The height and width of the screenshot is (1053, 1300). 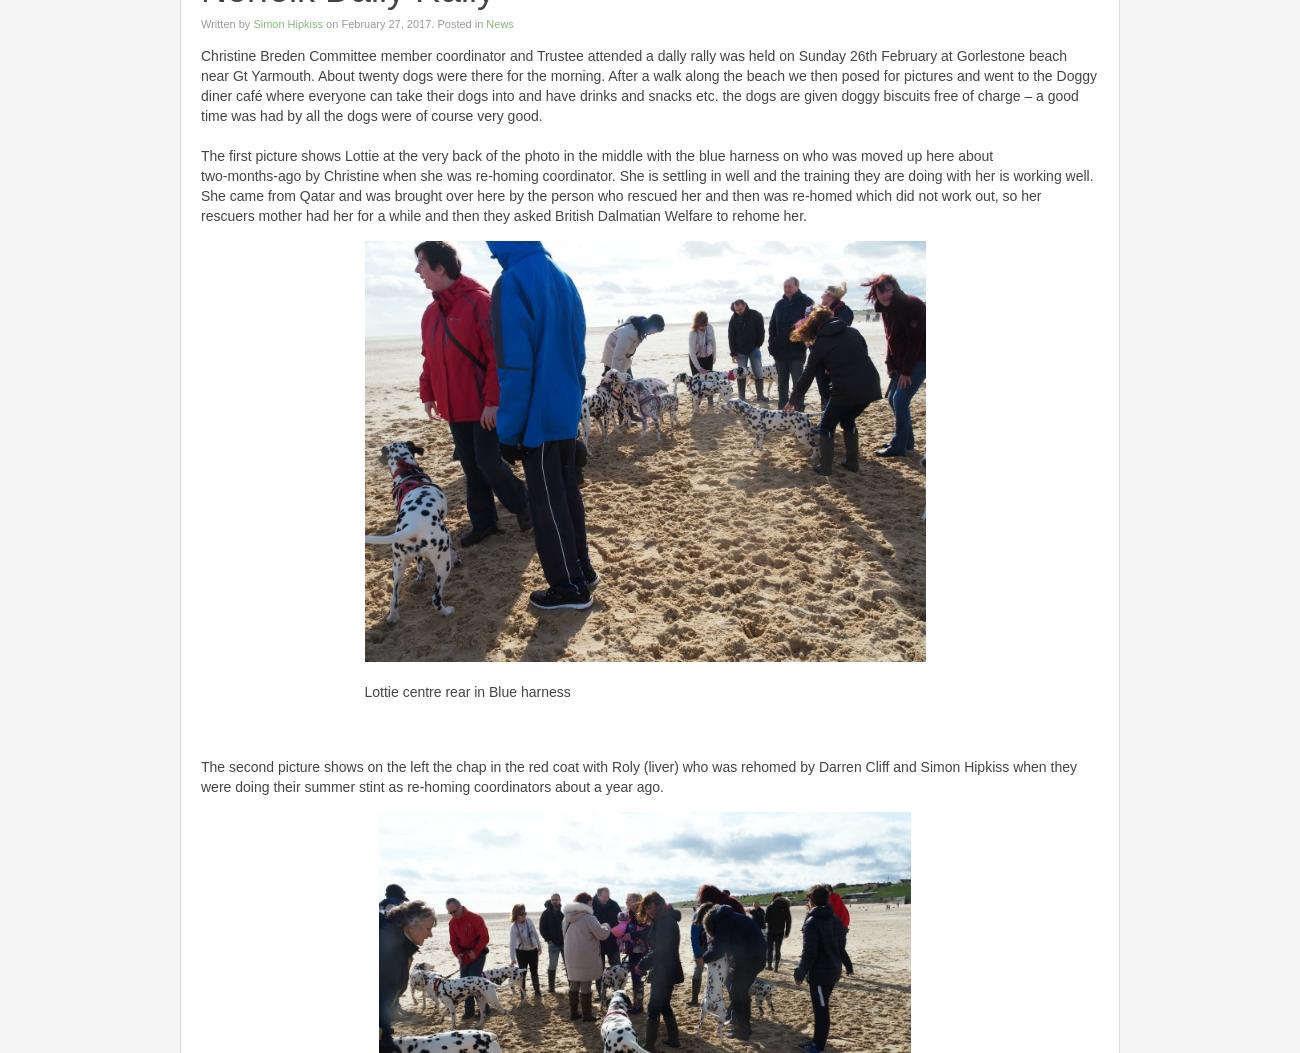 I want to click on 'Simon Hipkiss', so click(x=287, y=22).